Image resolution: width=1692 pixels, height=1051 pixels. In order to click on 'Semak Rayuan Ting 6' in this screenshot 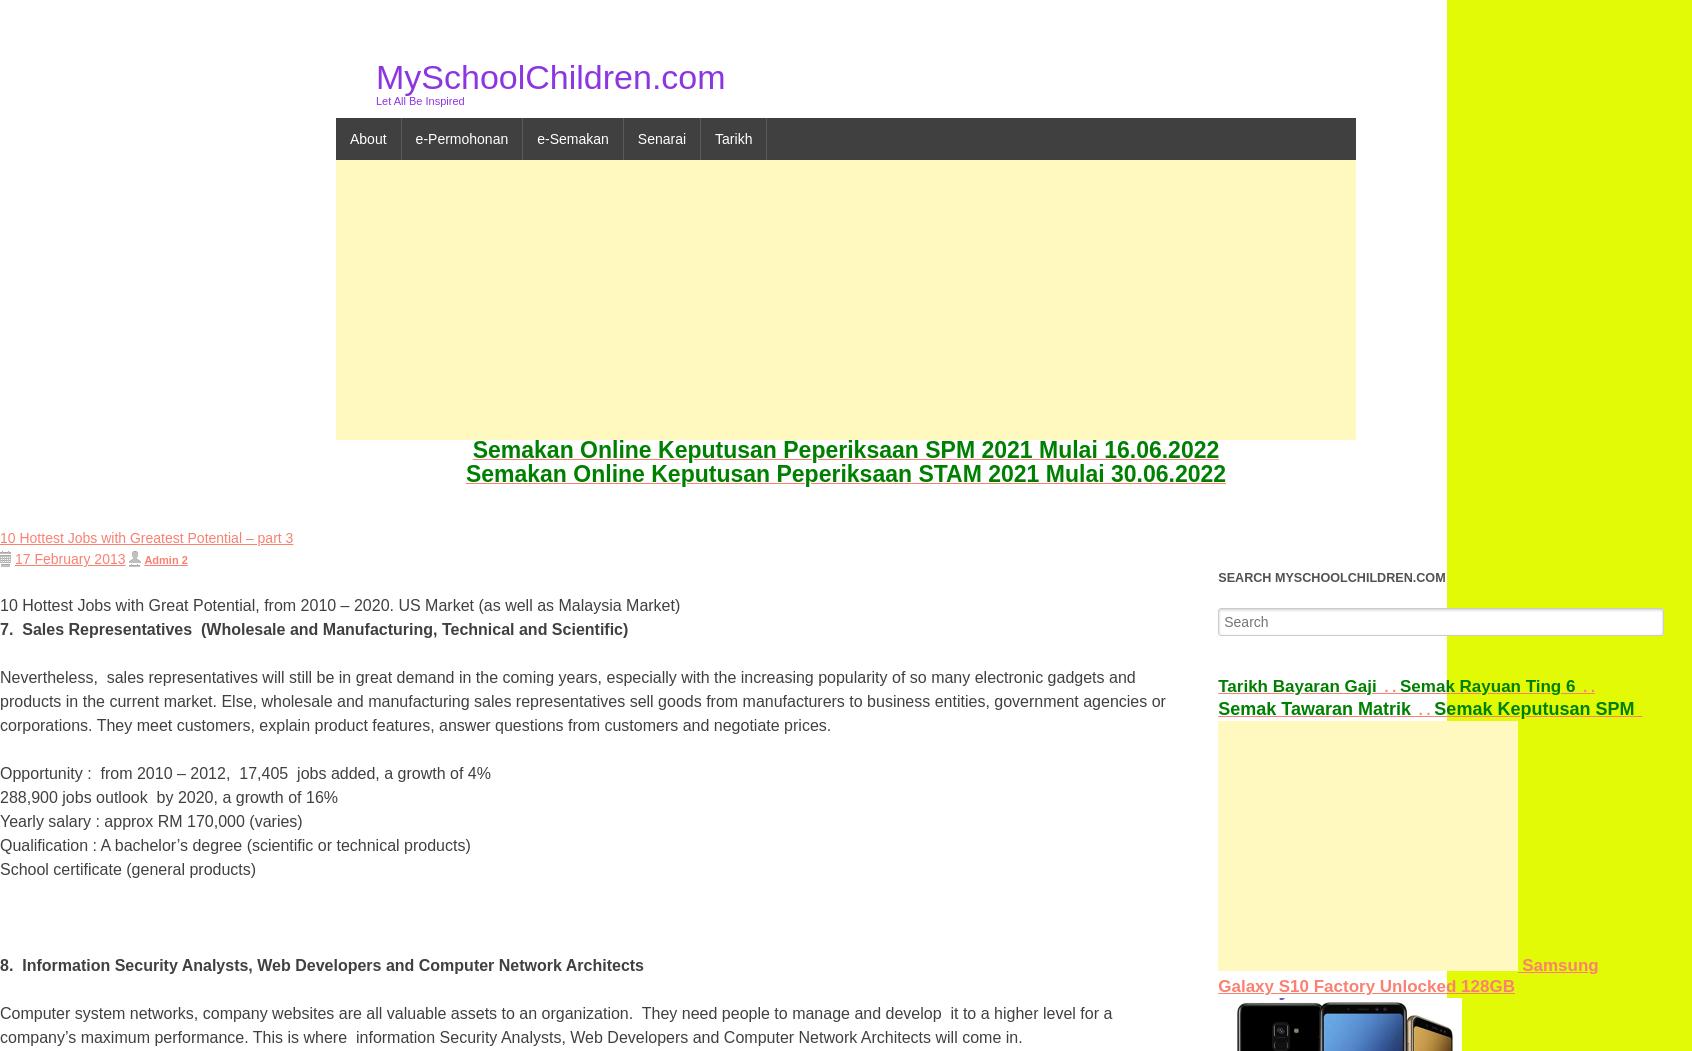, I will do `click(1399, 685)`.